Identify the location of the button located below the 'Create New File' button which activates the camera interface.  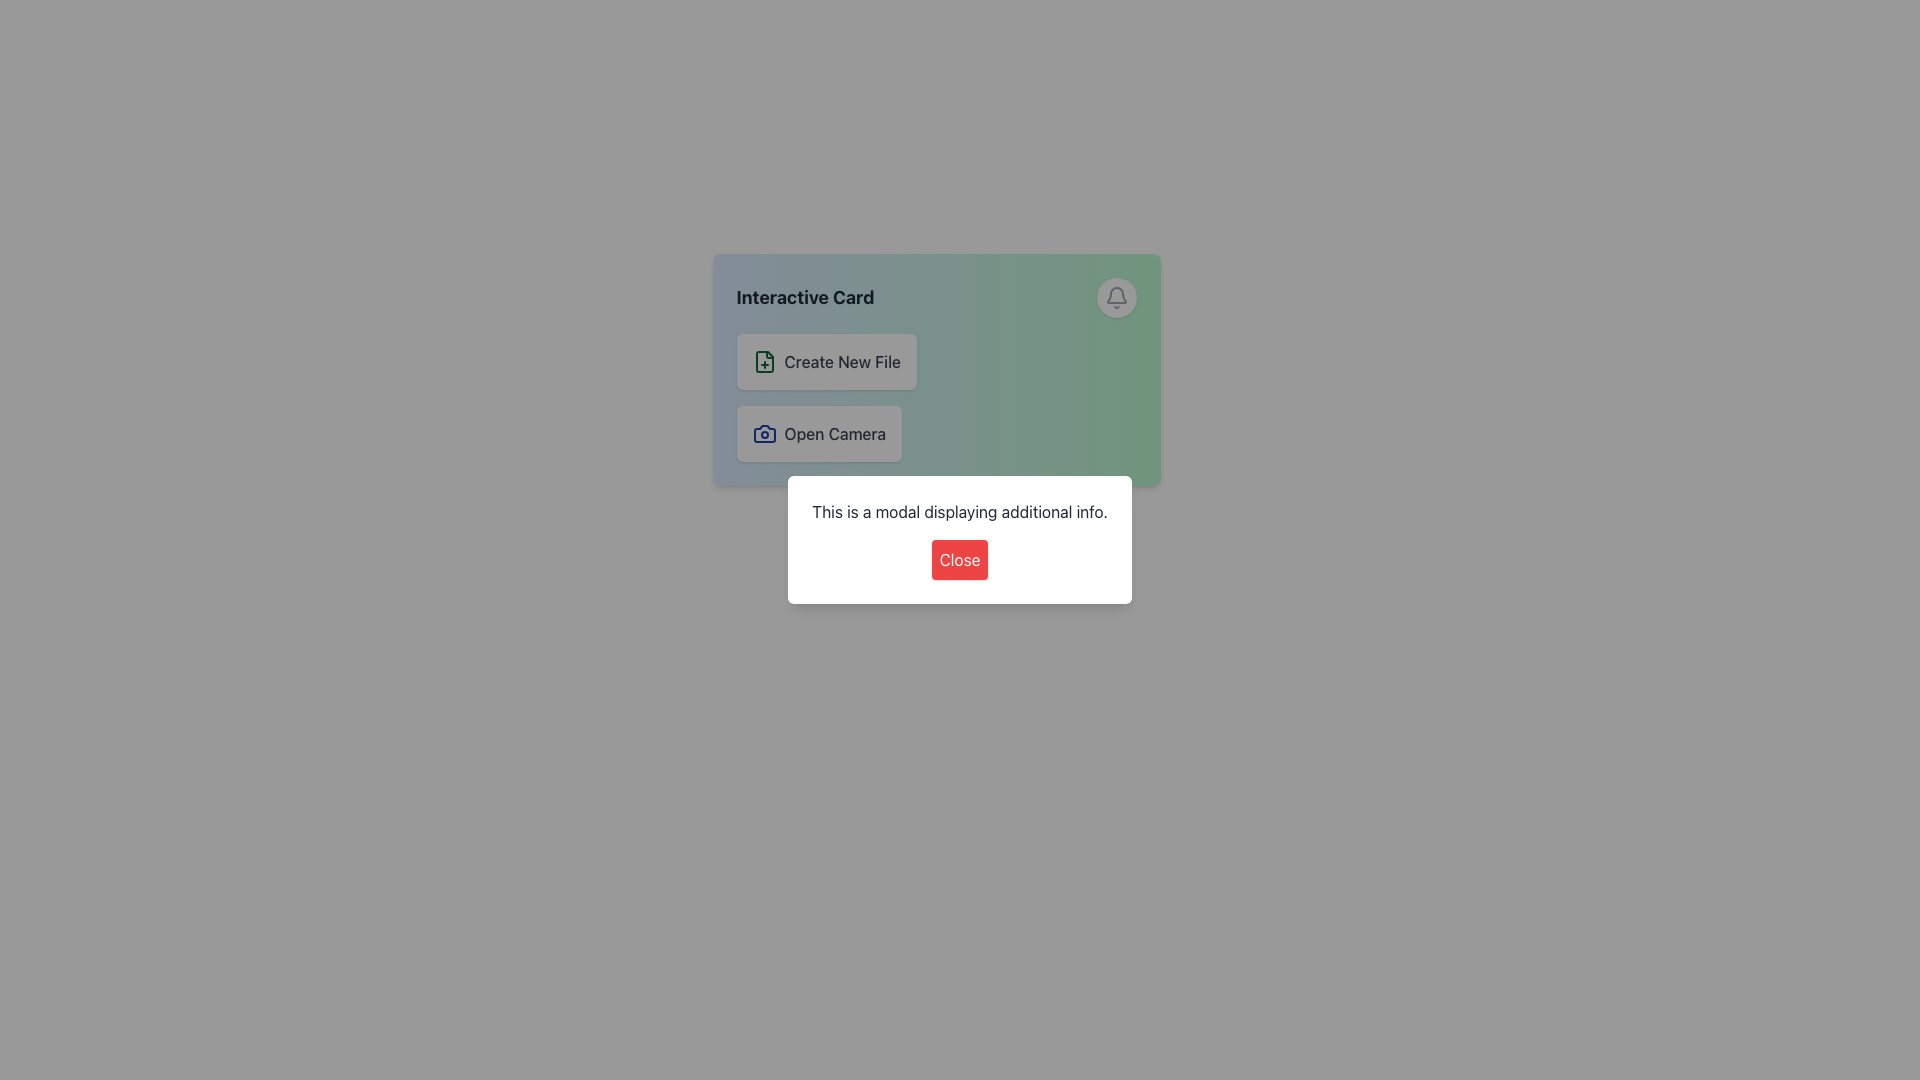
(819, 433).